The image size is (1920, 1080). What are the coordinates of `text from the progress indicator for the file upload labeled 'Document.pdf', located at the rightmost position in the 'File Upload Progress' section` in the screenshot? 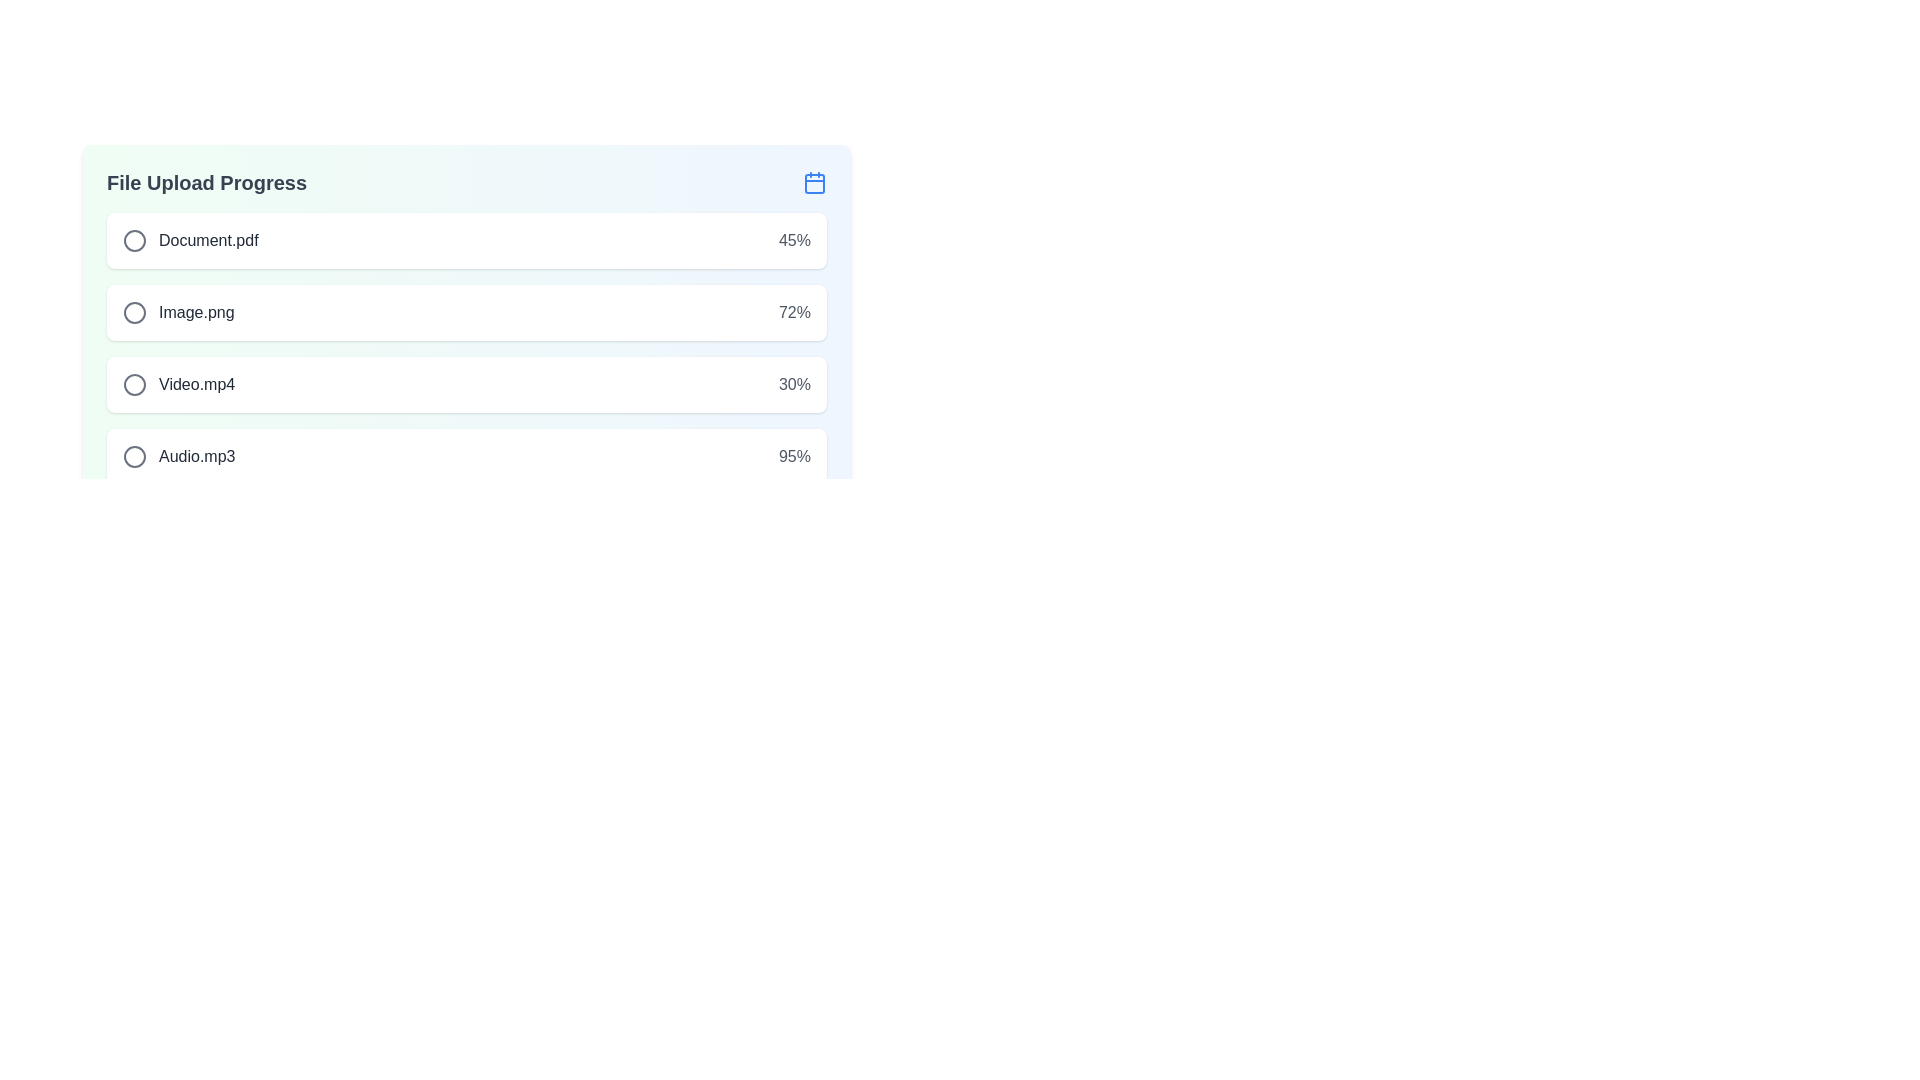 It's located at (794, 239).